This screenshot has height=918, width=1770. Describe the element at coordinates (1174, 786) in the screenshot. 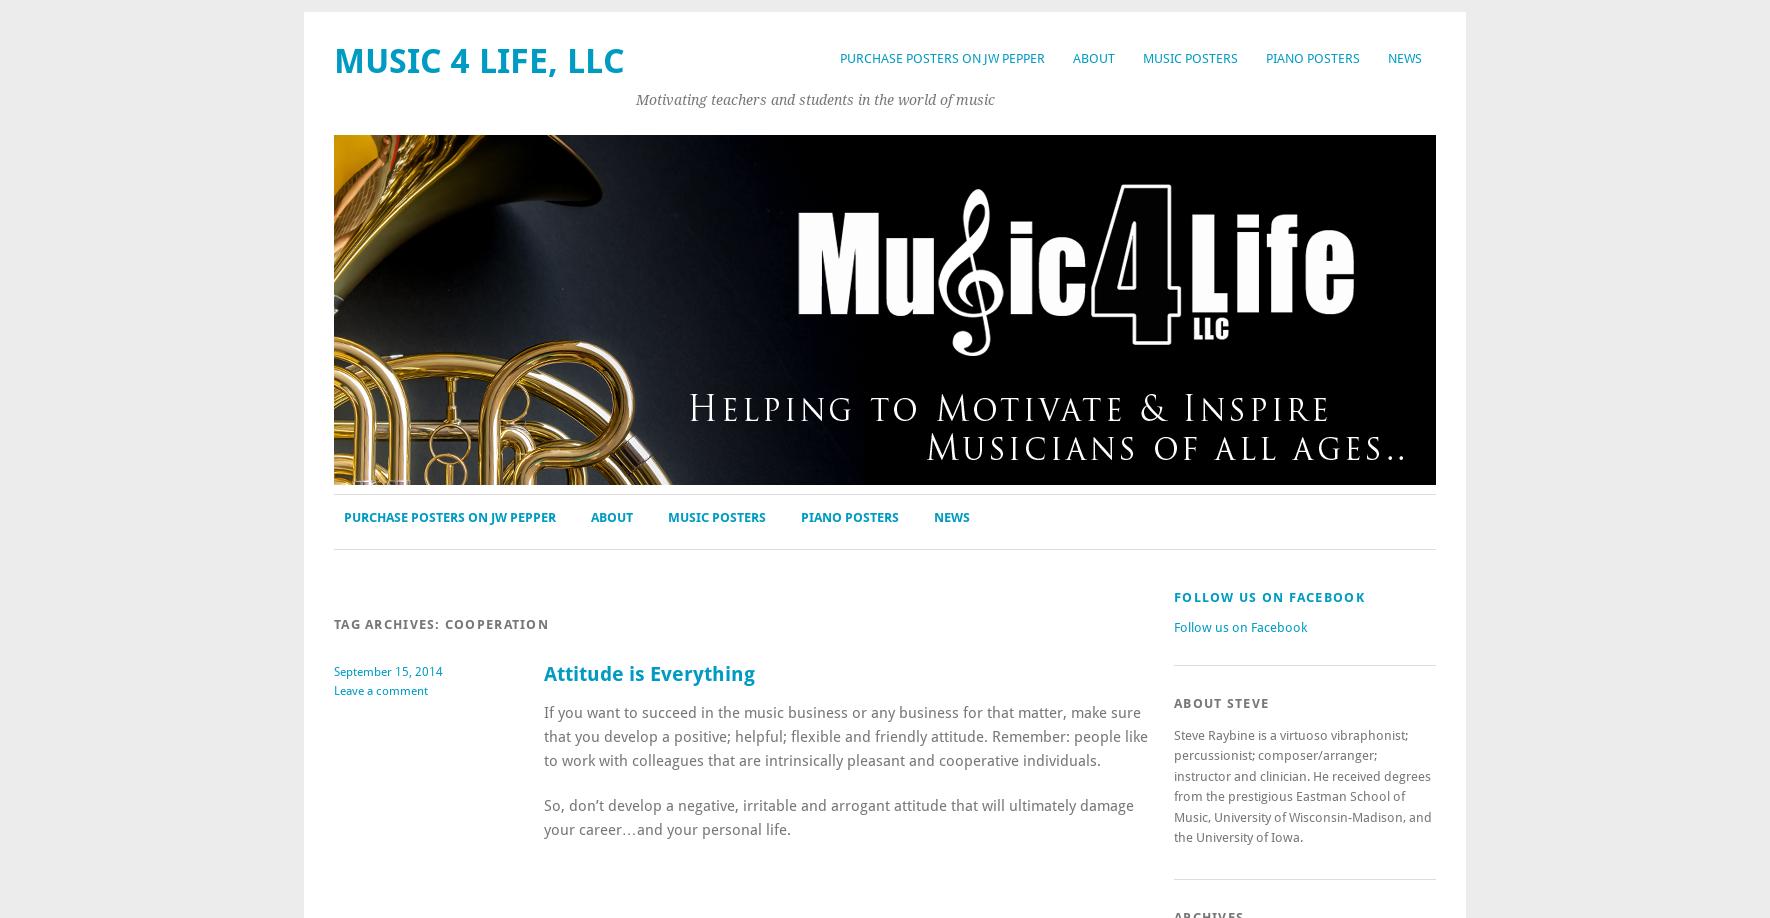

I see `'Steve Raybine is a virtuoso vibraphonist; percussionist; composer/arranger; instructor and clinician. He received degrees from the prestigious Eastman School of Music, University of Wisconsin-Madison, and the University of Iowa.'` at that location.